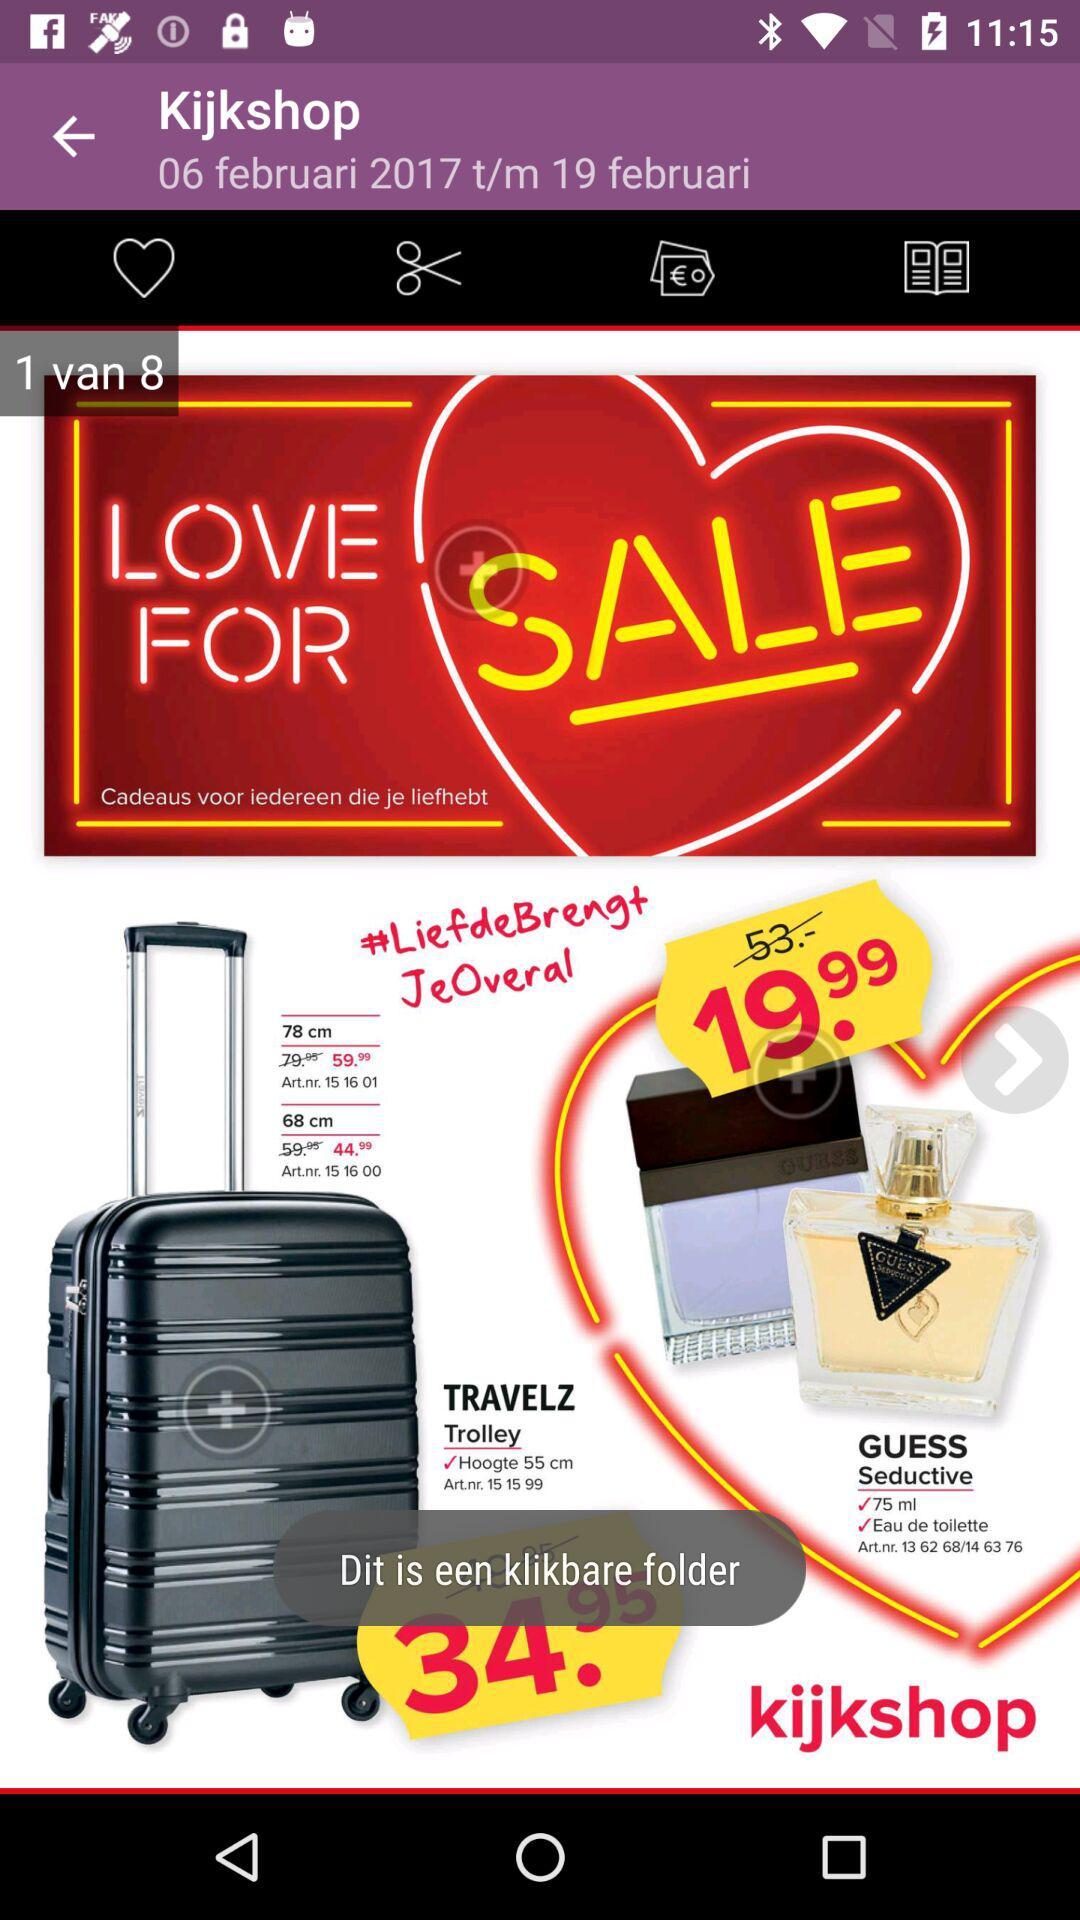  Describe the element at coordinates (1014, 1058) in the screenshot. I see `show next` at that location.